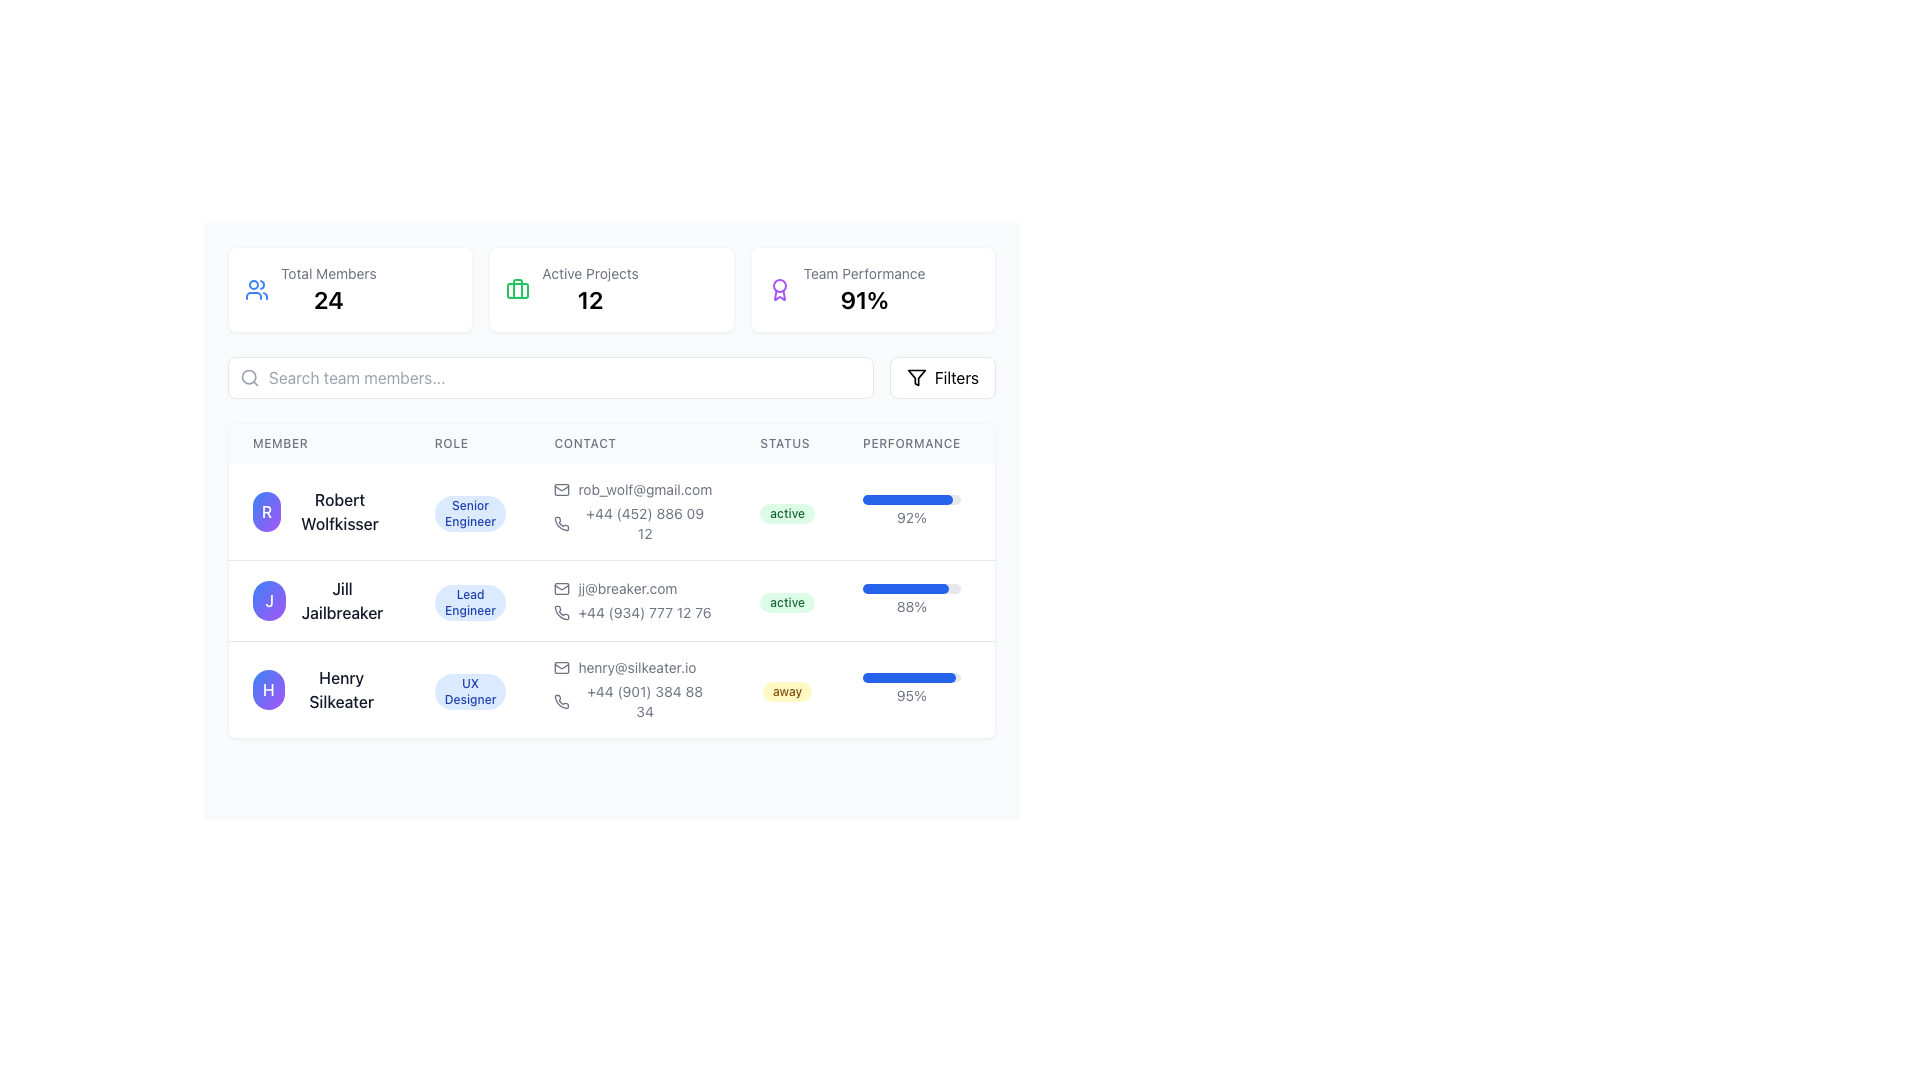 This screenshot has height=1080, width=1920. Describe the element at coordinates (328, 289) in the screenshot. I see `displayed information from the 'Total Members' informational summary widget, which shows '24' in bold black font below the label in light gray font` at that location.